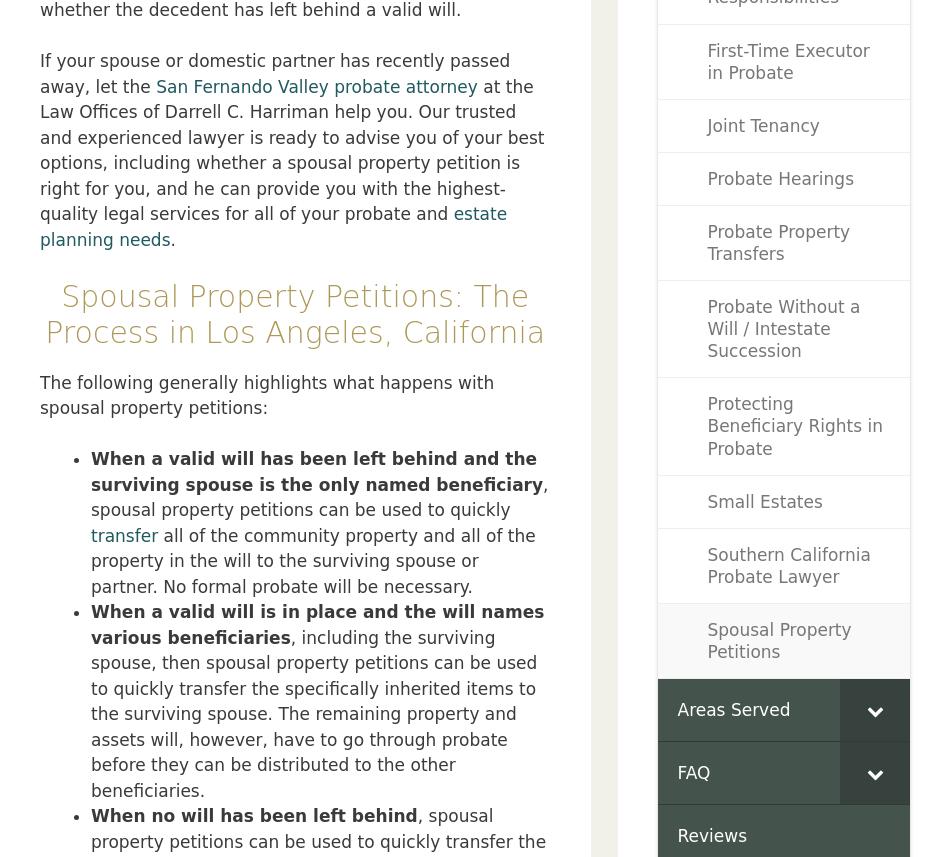  Describe the element at coordinates (274, 72) in the screenshot. I see `'If your spouse or domestic partner has recently passed away, let the'` at that location.